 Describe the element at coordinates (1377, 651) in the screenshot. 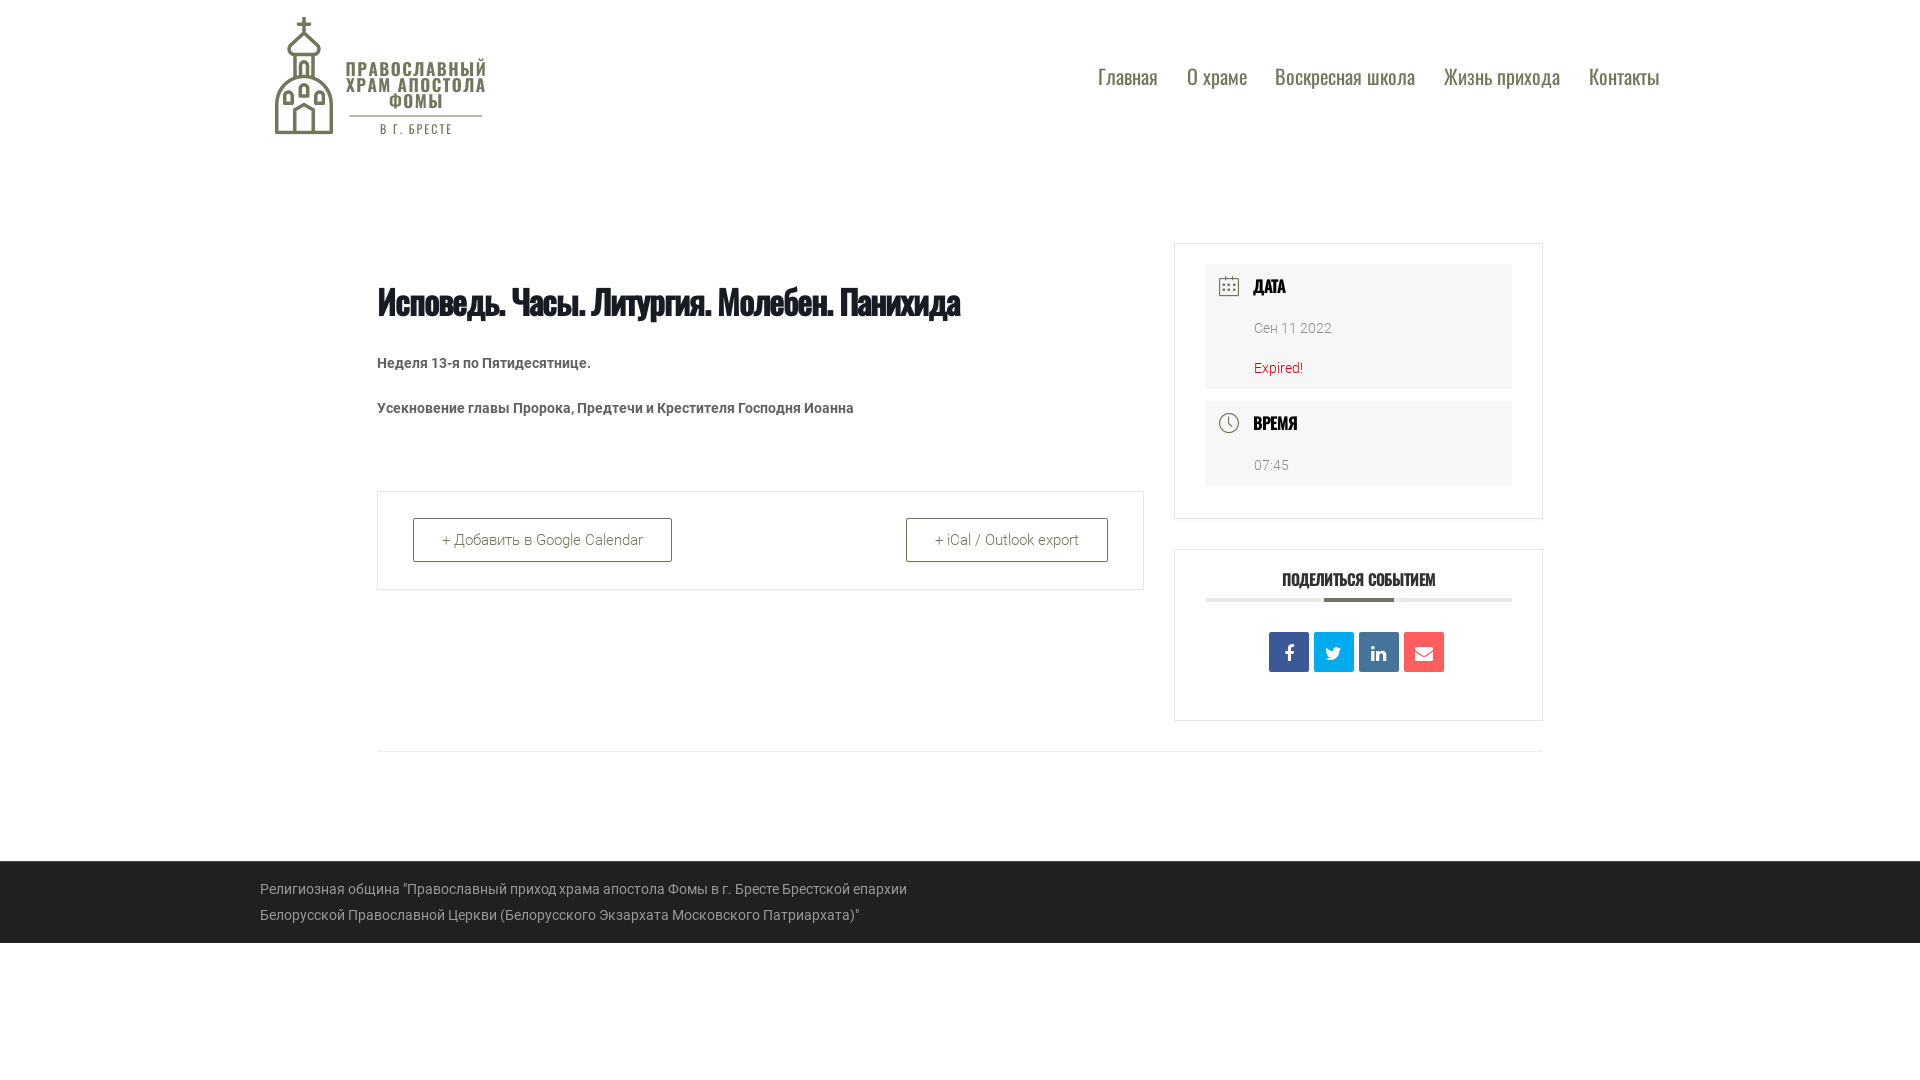

I see `'Linkedin'` at that location.